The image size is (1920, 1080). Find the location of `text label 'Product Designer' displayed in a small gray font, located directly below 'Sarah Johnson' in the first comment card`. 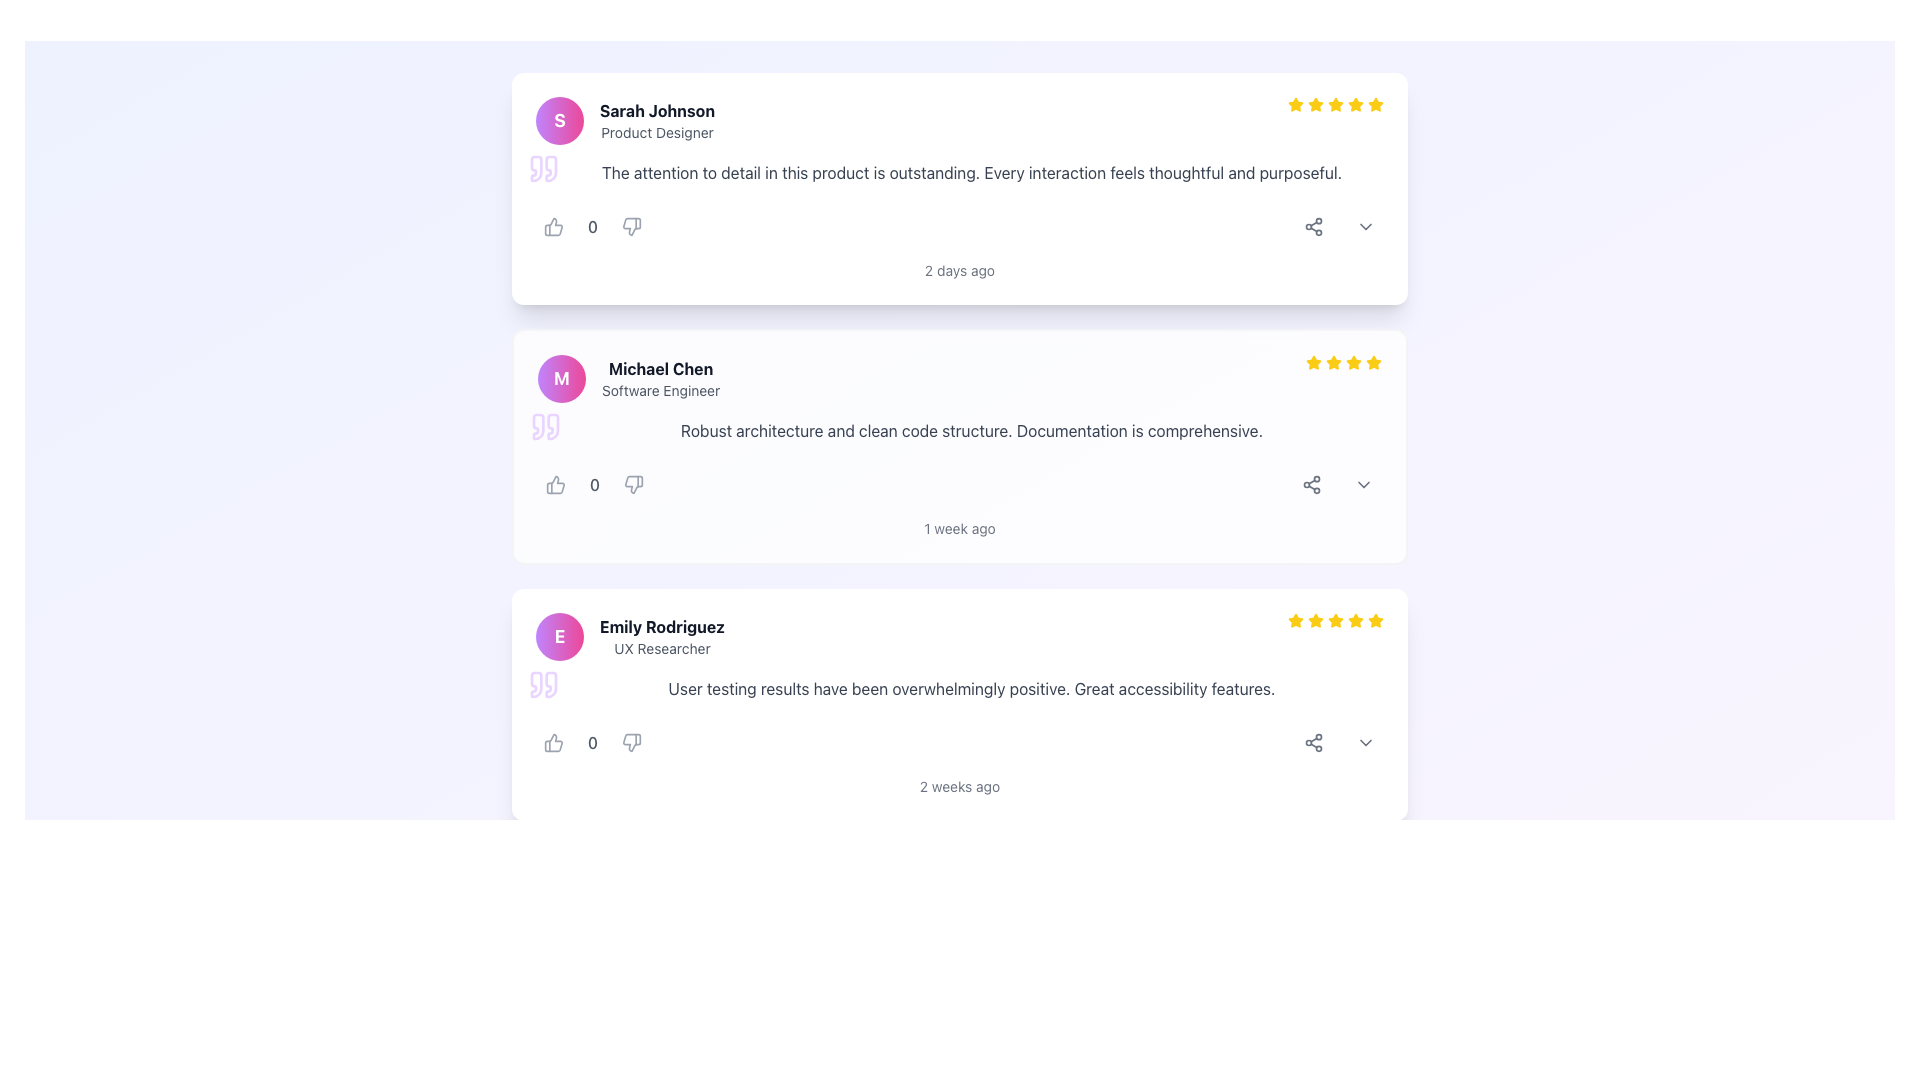

text label 'Product Designer' displayed in a small gray font, located directly below 'Sarah Johnson' in the first comment card is located at coordinates (657, 132).